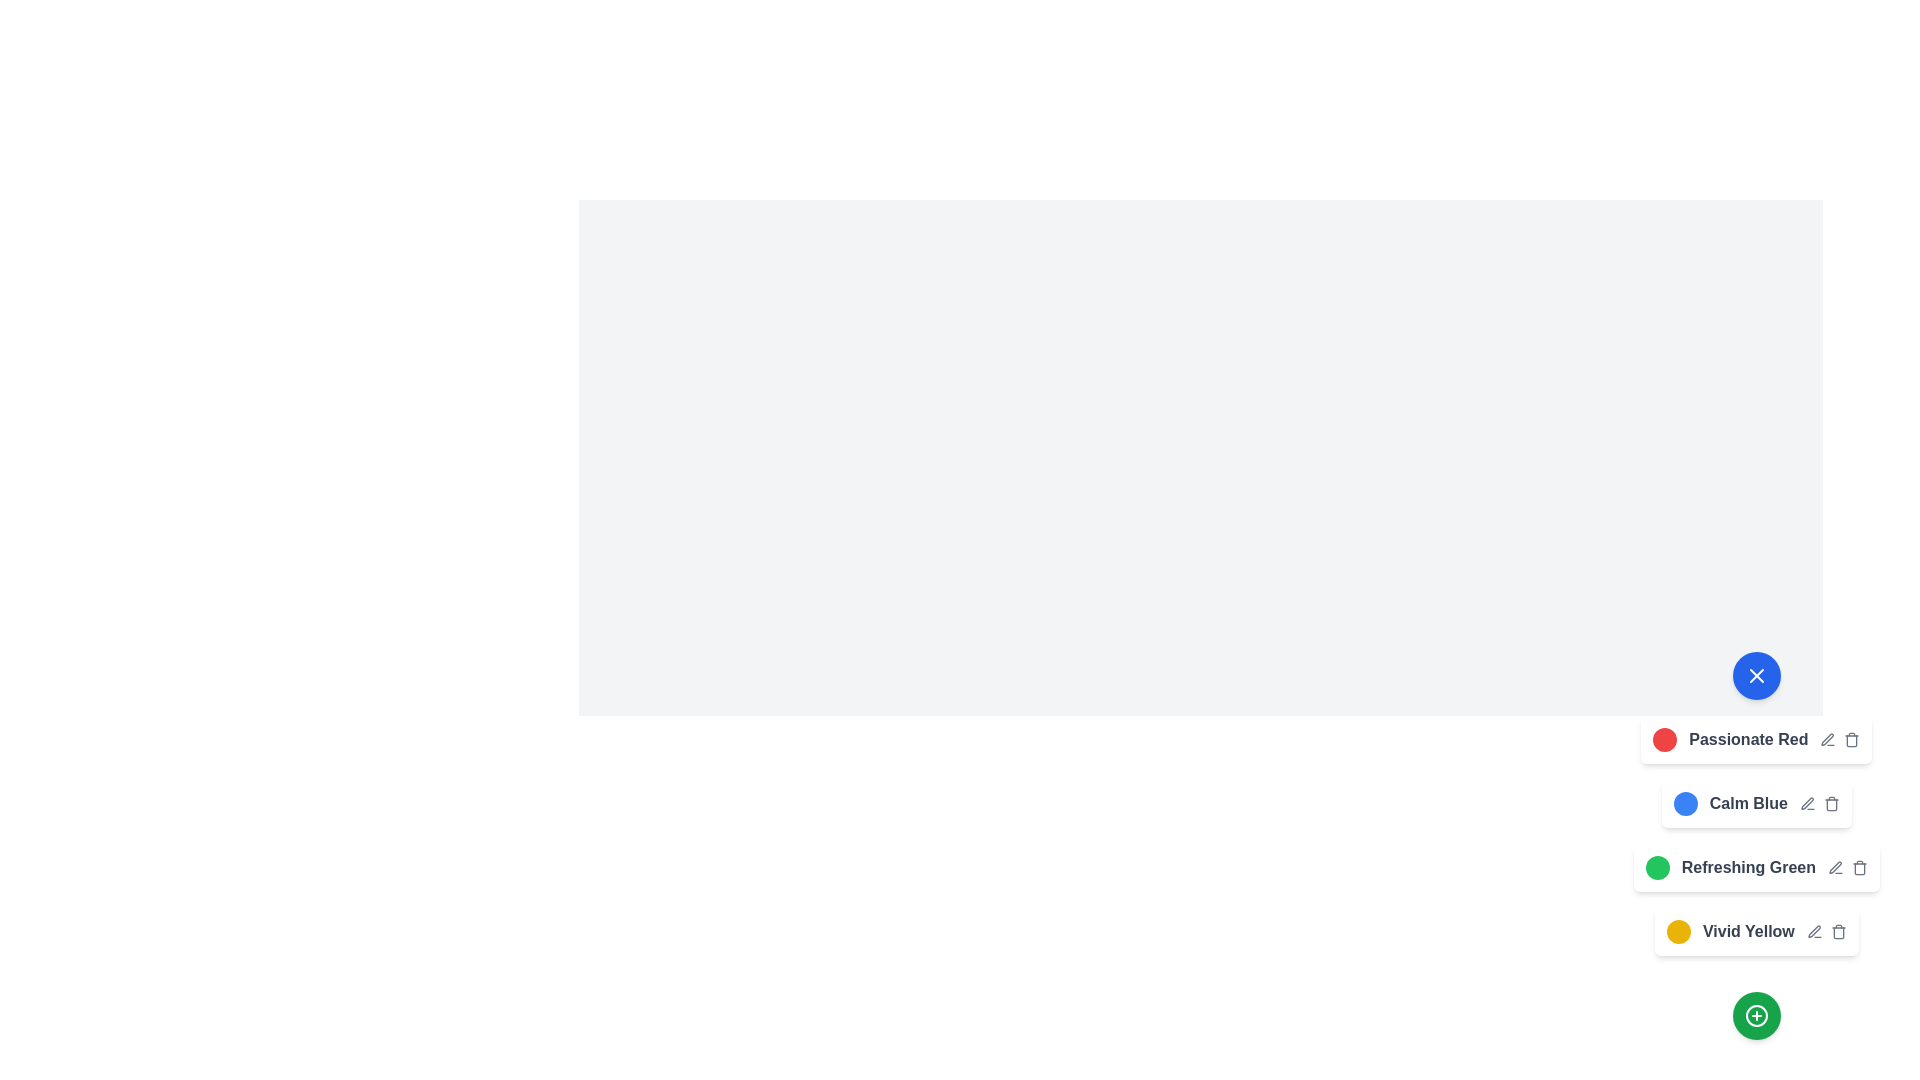 The height and width of the screenshot is (1080, 1920). What do you see at coordinates (1657, 866) in the screenshot?
I see `the color theme Refreshing Green from the list` at bounding box center [1657, 866].